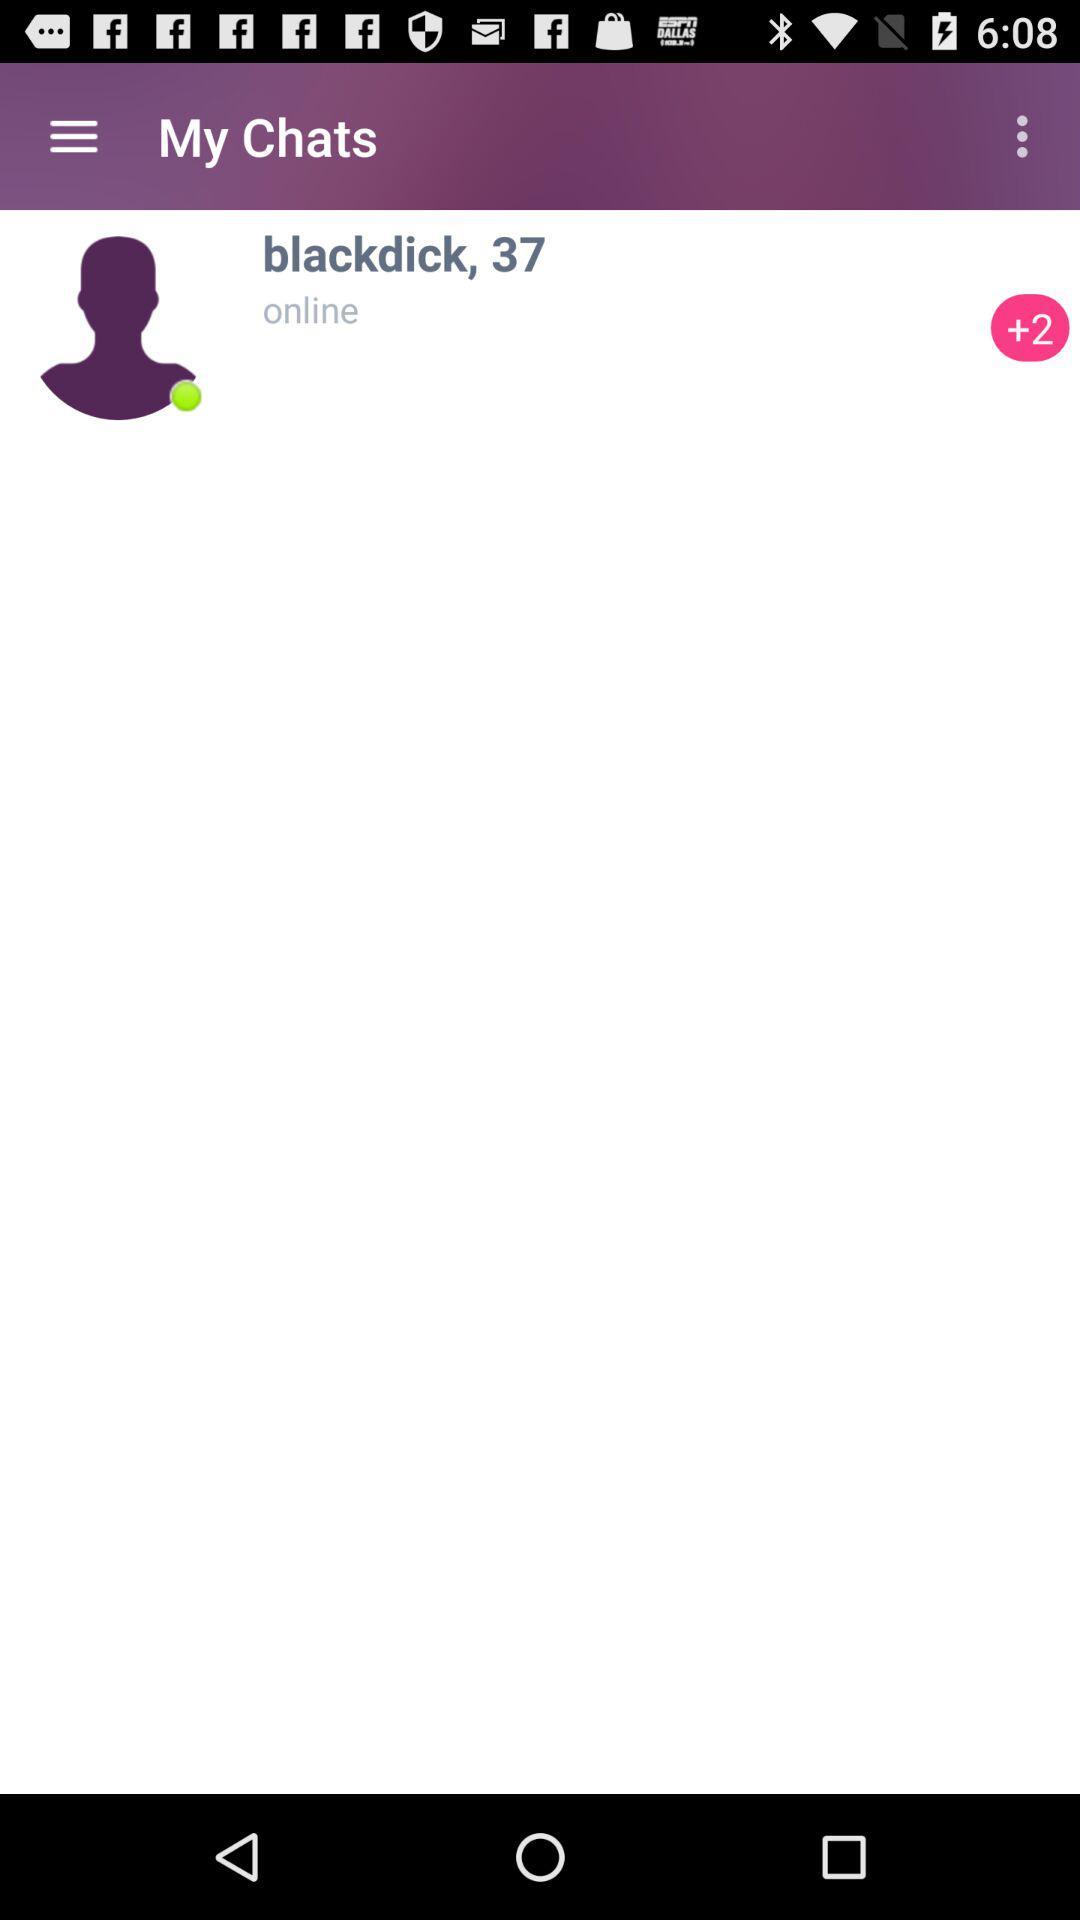 This screenshot has height=1920, width=1080. What do you see at coordinates (1030, 327) in the screenshot?
I see `the item next to the blackdick, 37` at bounding box center [1030, 327].